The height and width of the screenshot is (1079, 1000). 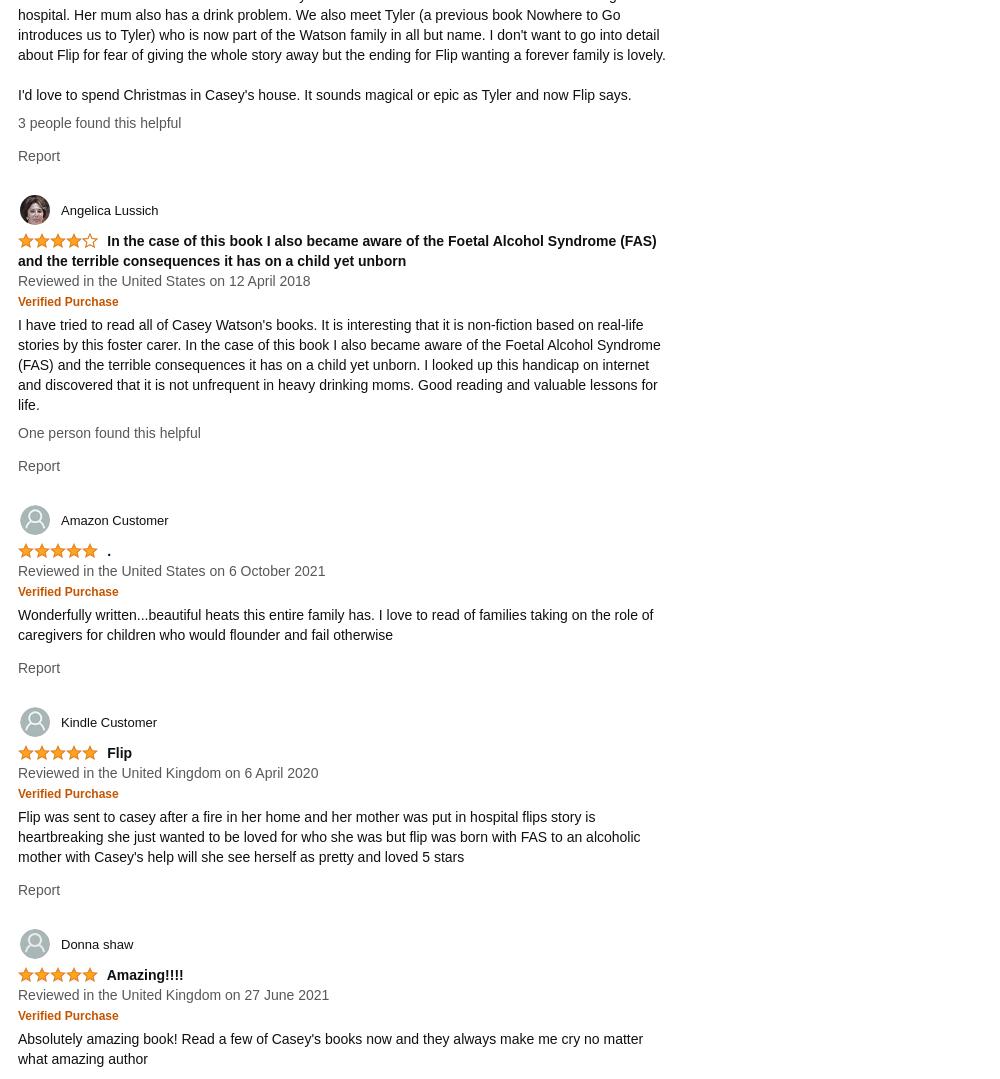 What do you see at coordinates (113, 520) in the screenshot?
I see `'Amazon Customer'` at bounding box center [113, 520].